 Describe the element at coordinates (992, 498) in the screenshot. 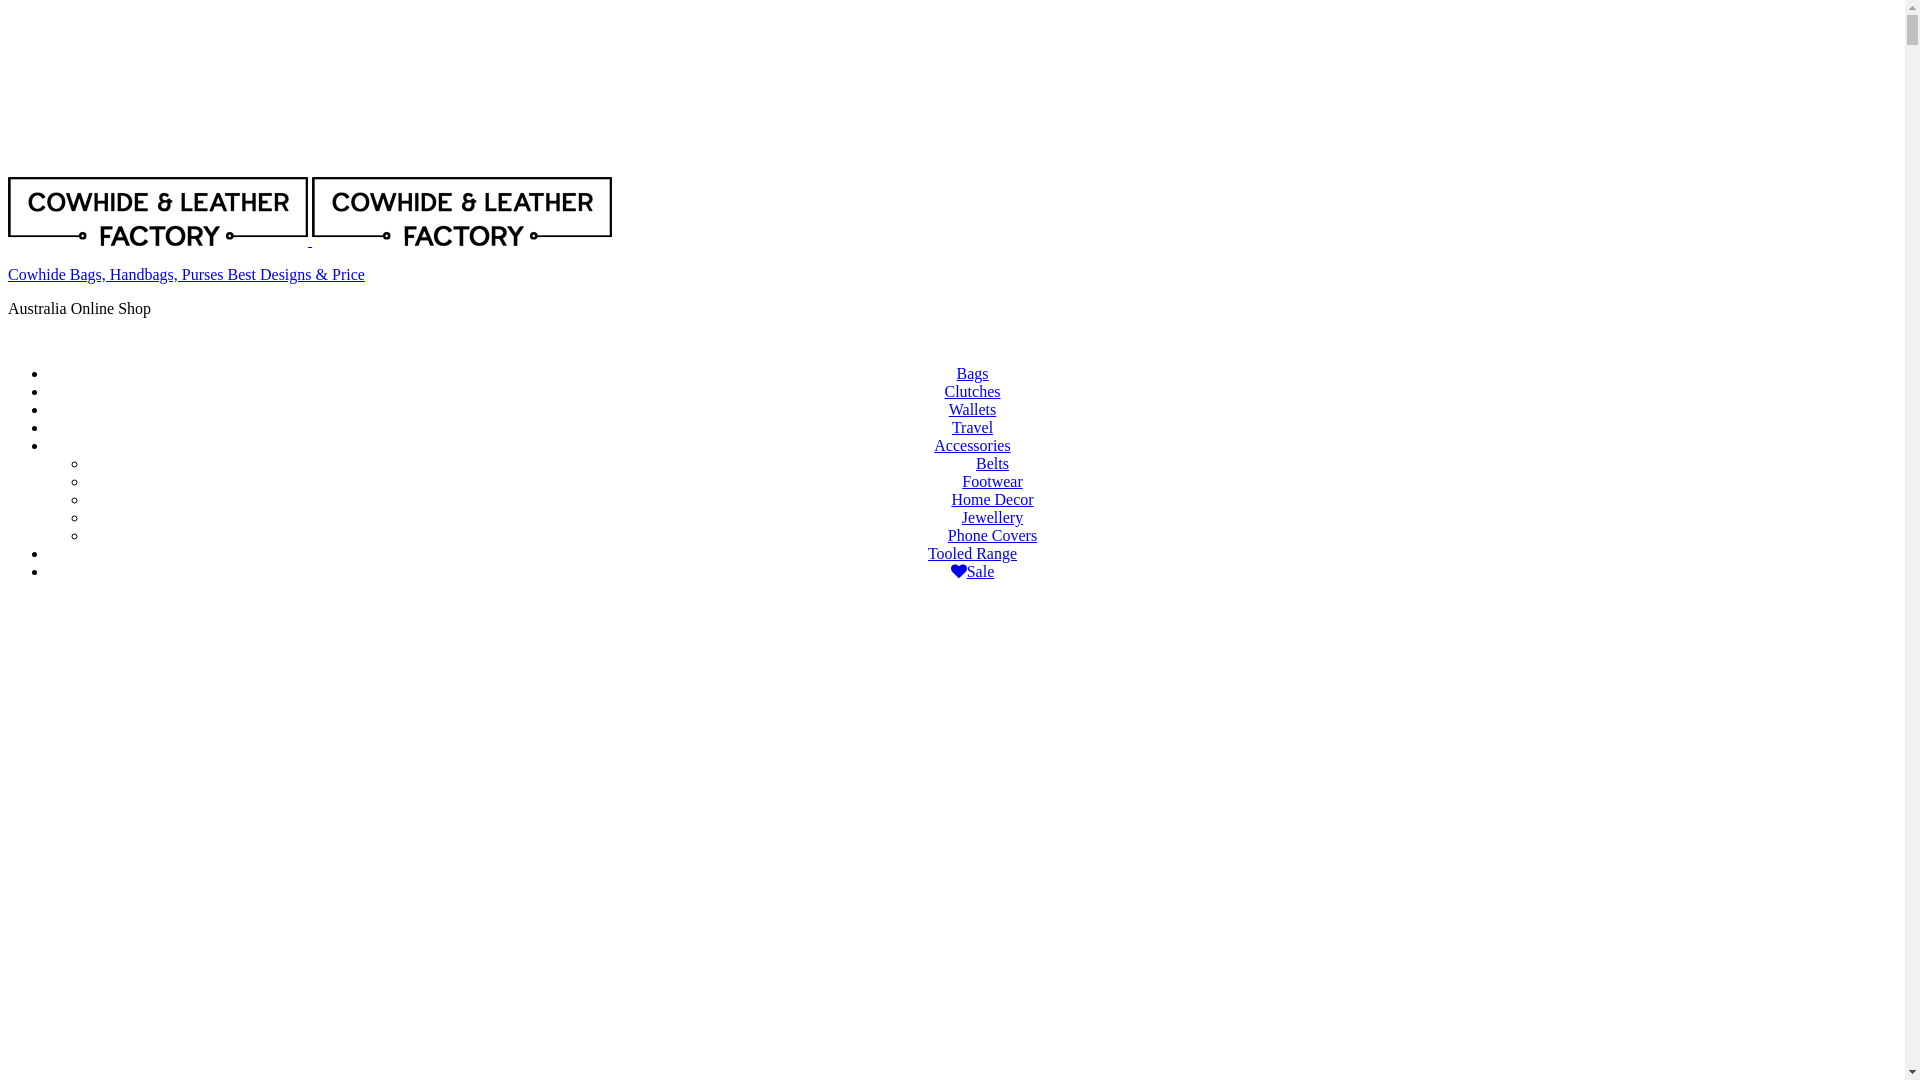

I see `'Home Decor'` at that location.